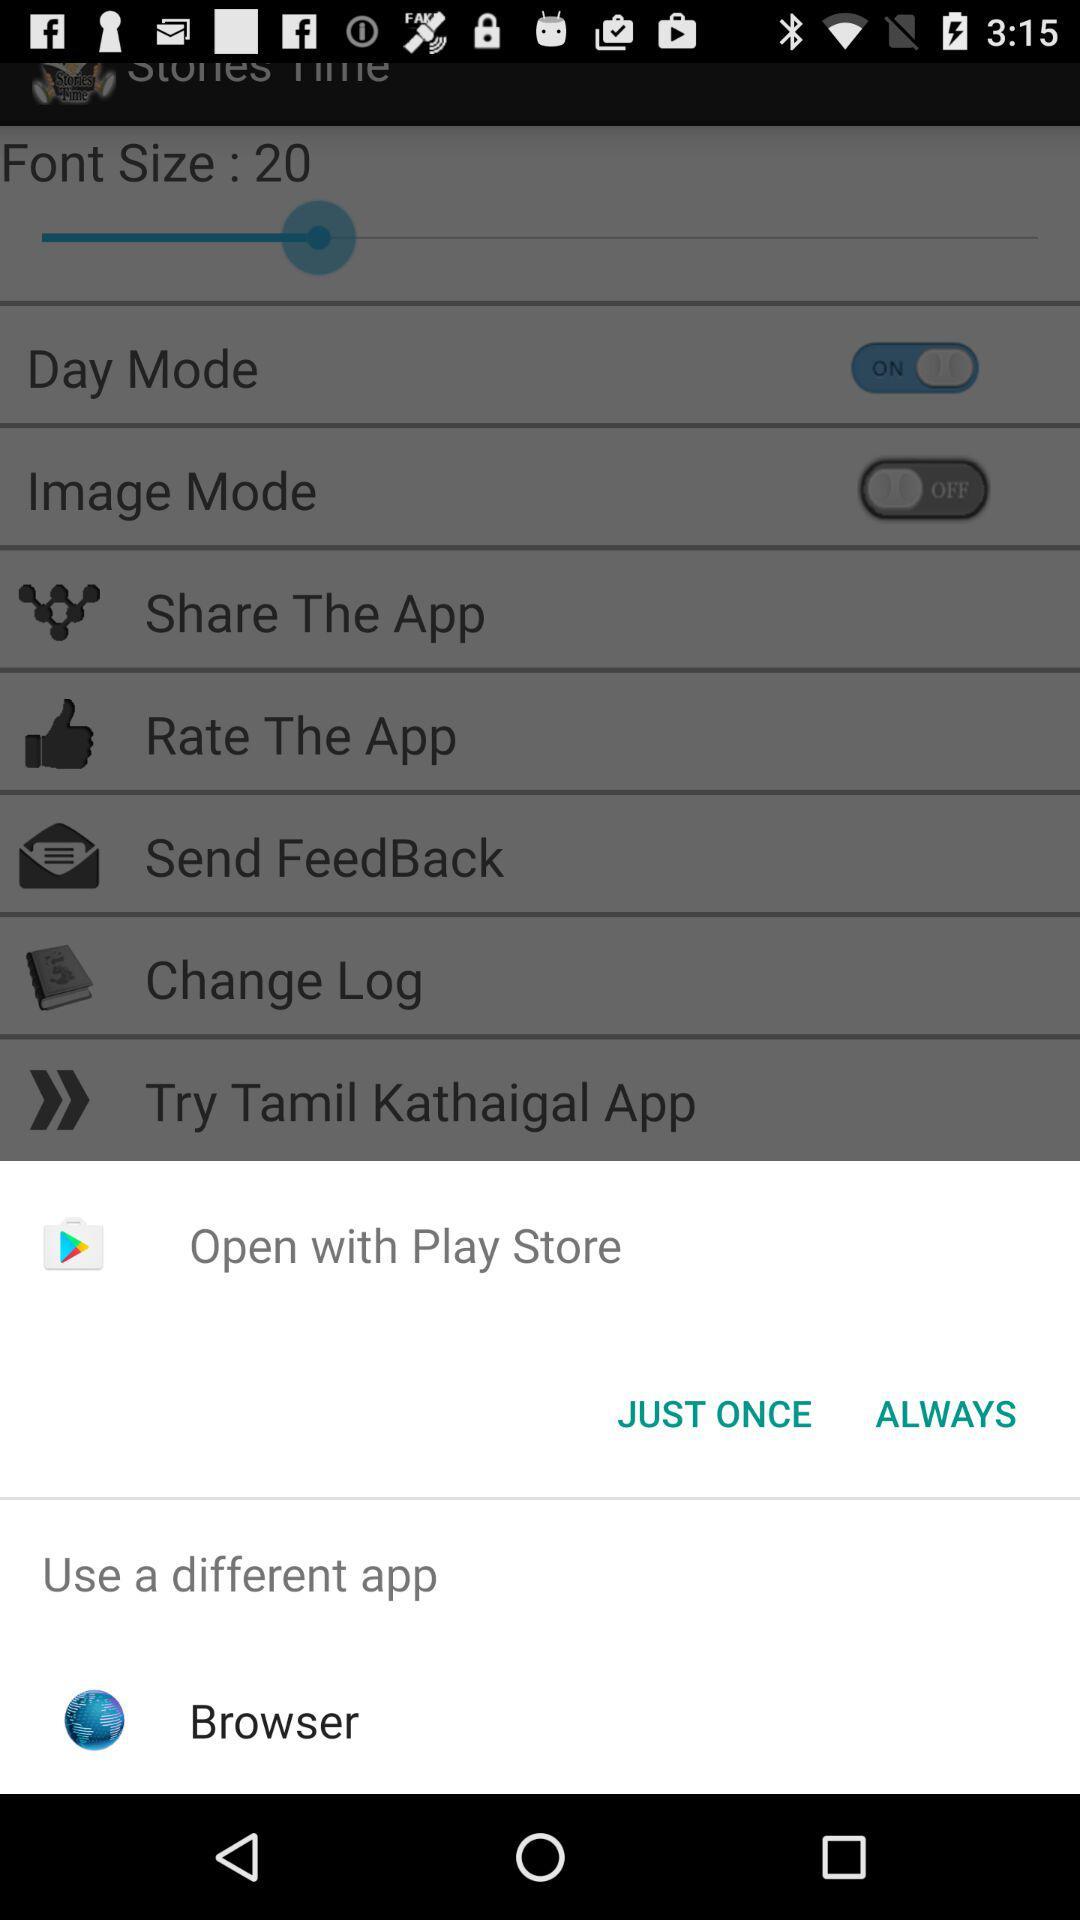  I want to click on item above the browser, so click(540, 1572).